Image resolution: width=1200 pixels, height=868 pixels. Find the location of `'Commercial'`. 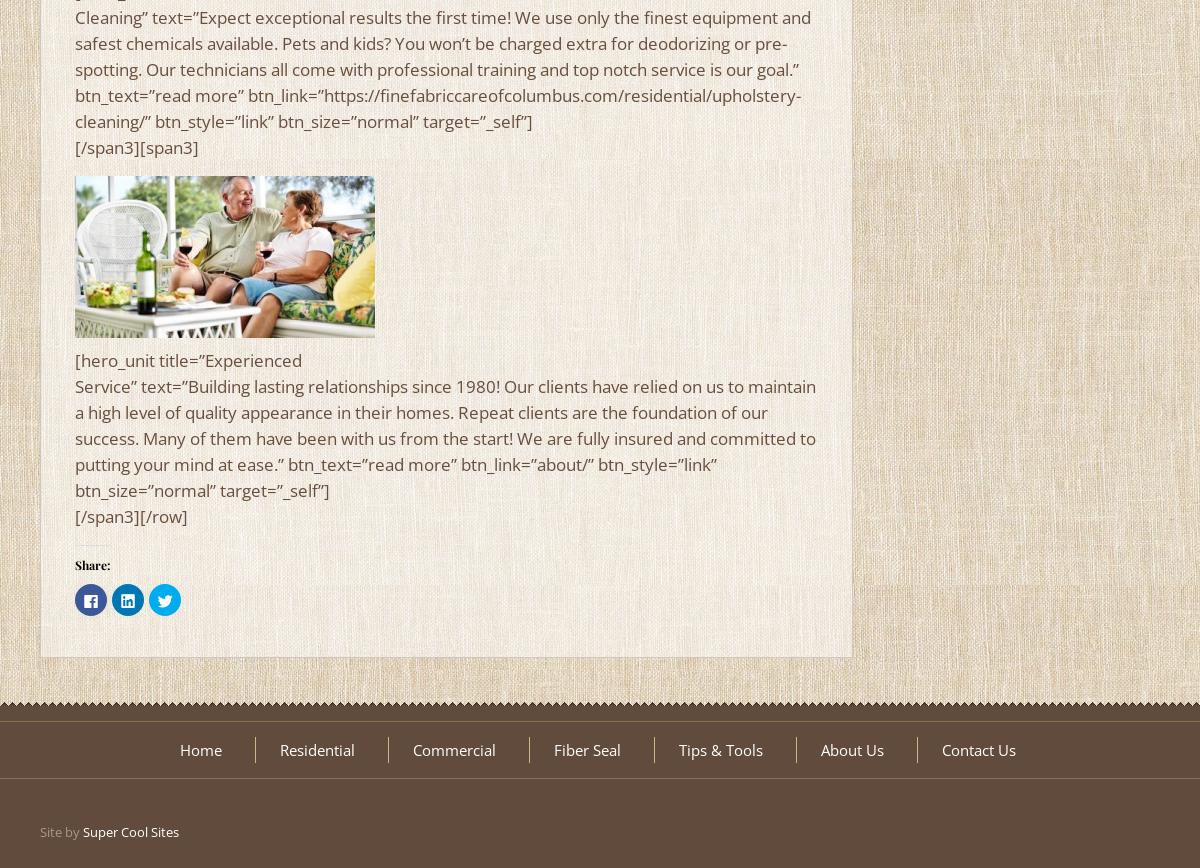

'Commercial' is located at coordinates (452, 750).